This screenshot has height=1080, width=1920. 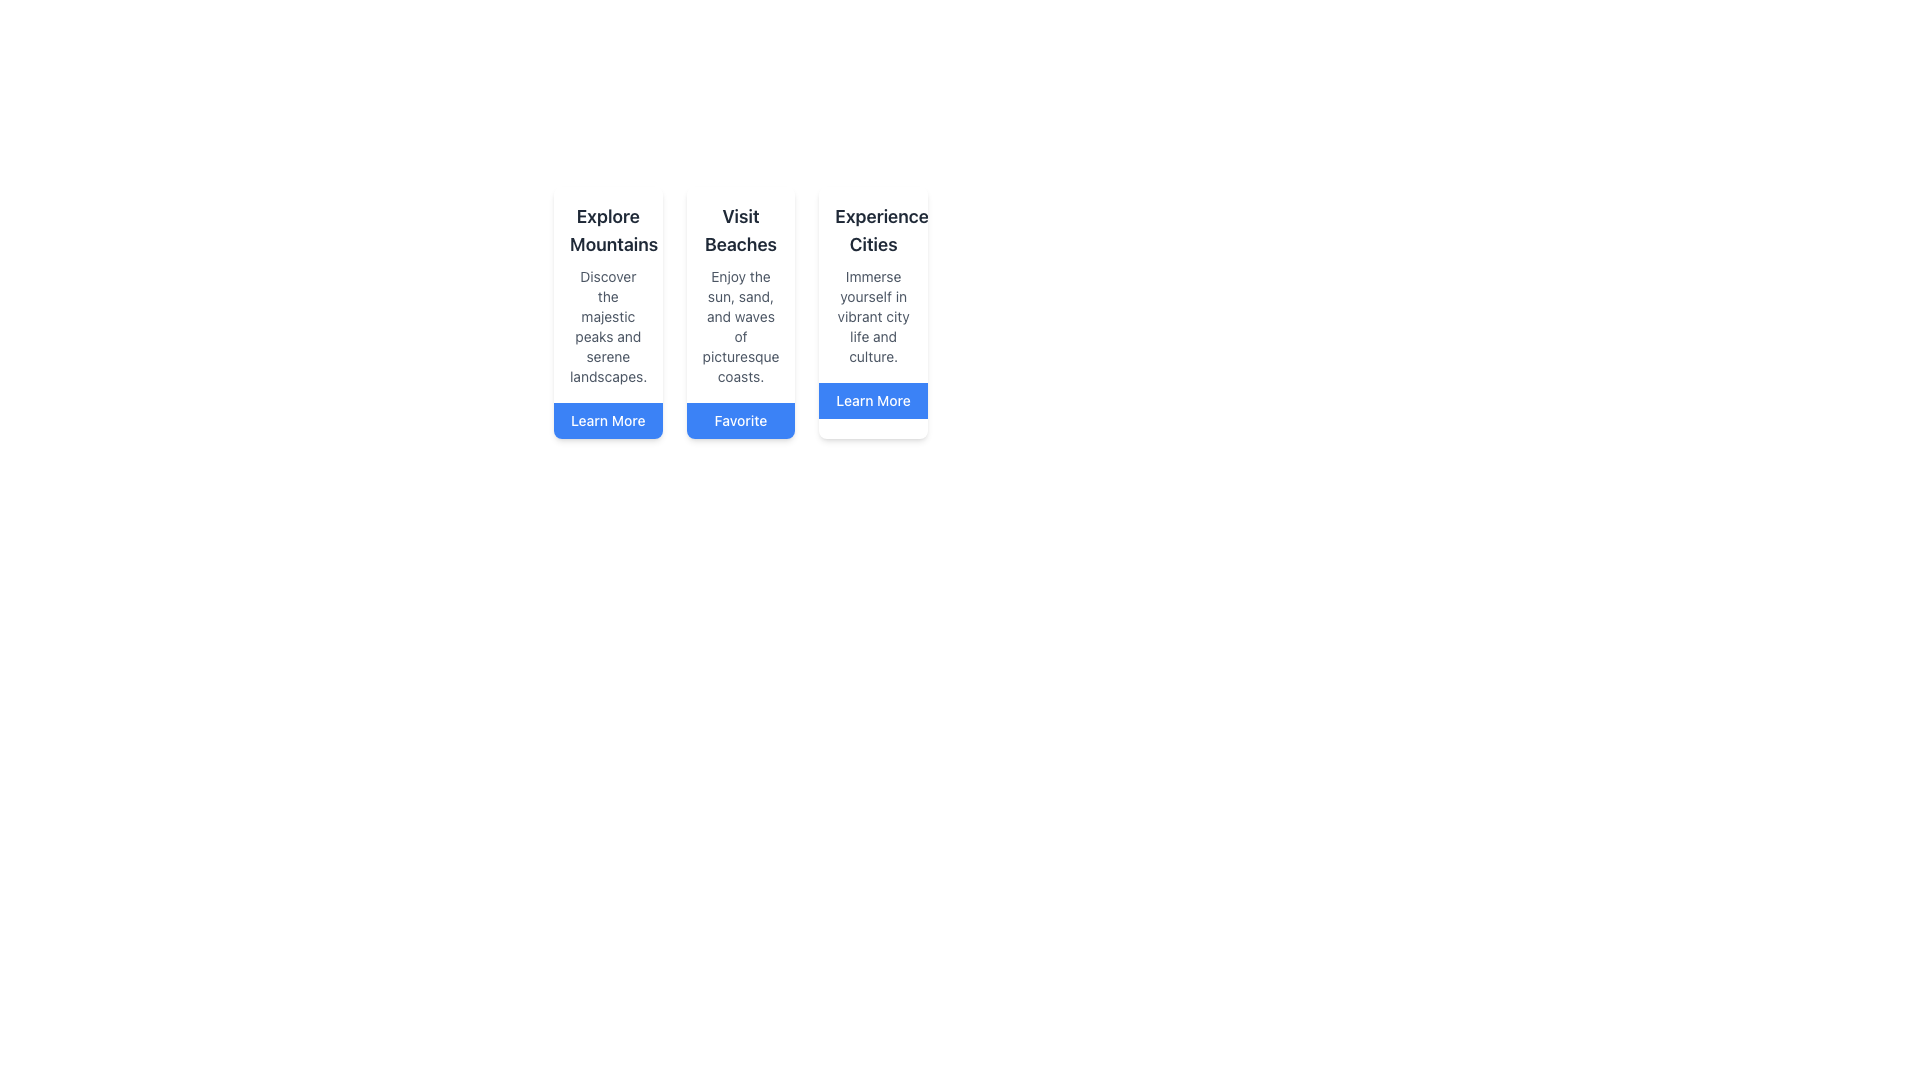 What do you see at coordinates (873, 285) in the screenshot?
I see `informational text block that highlights the theme 'Experience Cities', located in the third card from the left in a grid layout, above the 'Learn More' button` at bounding box center [873, 285].